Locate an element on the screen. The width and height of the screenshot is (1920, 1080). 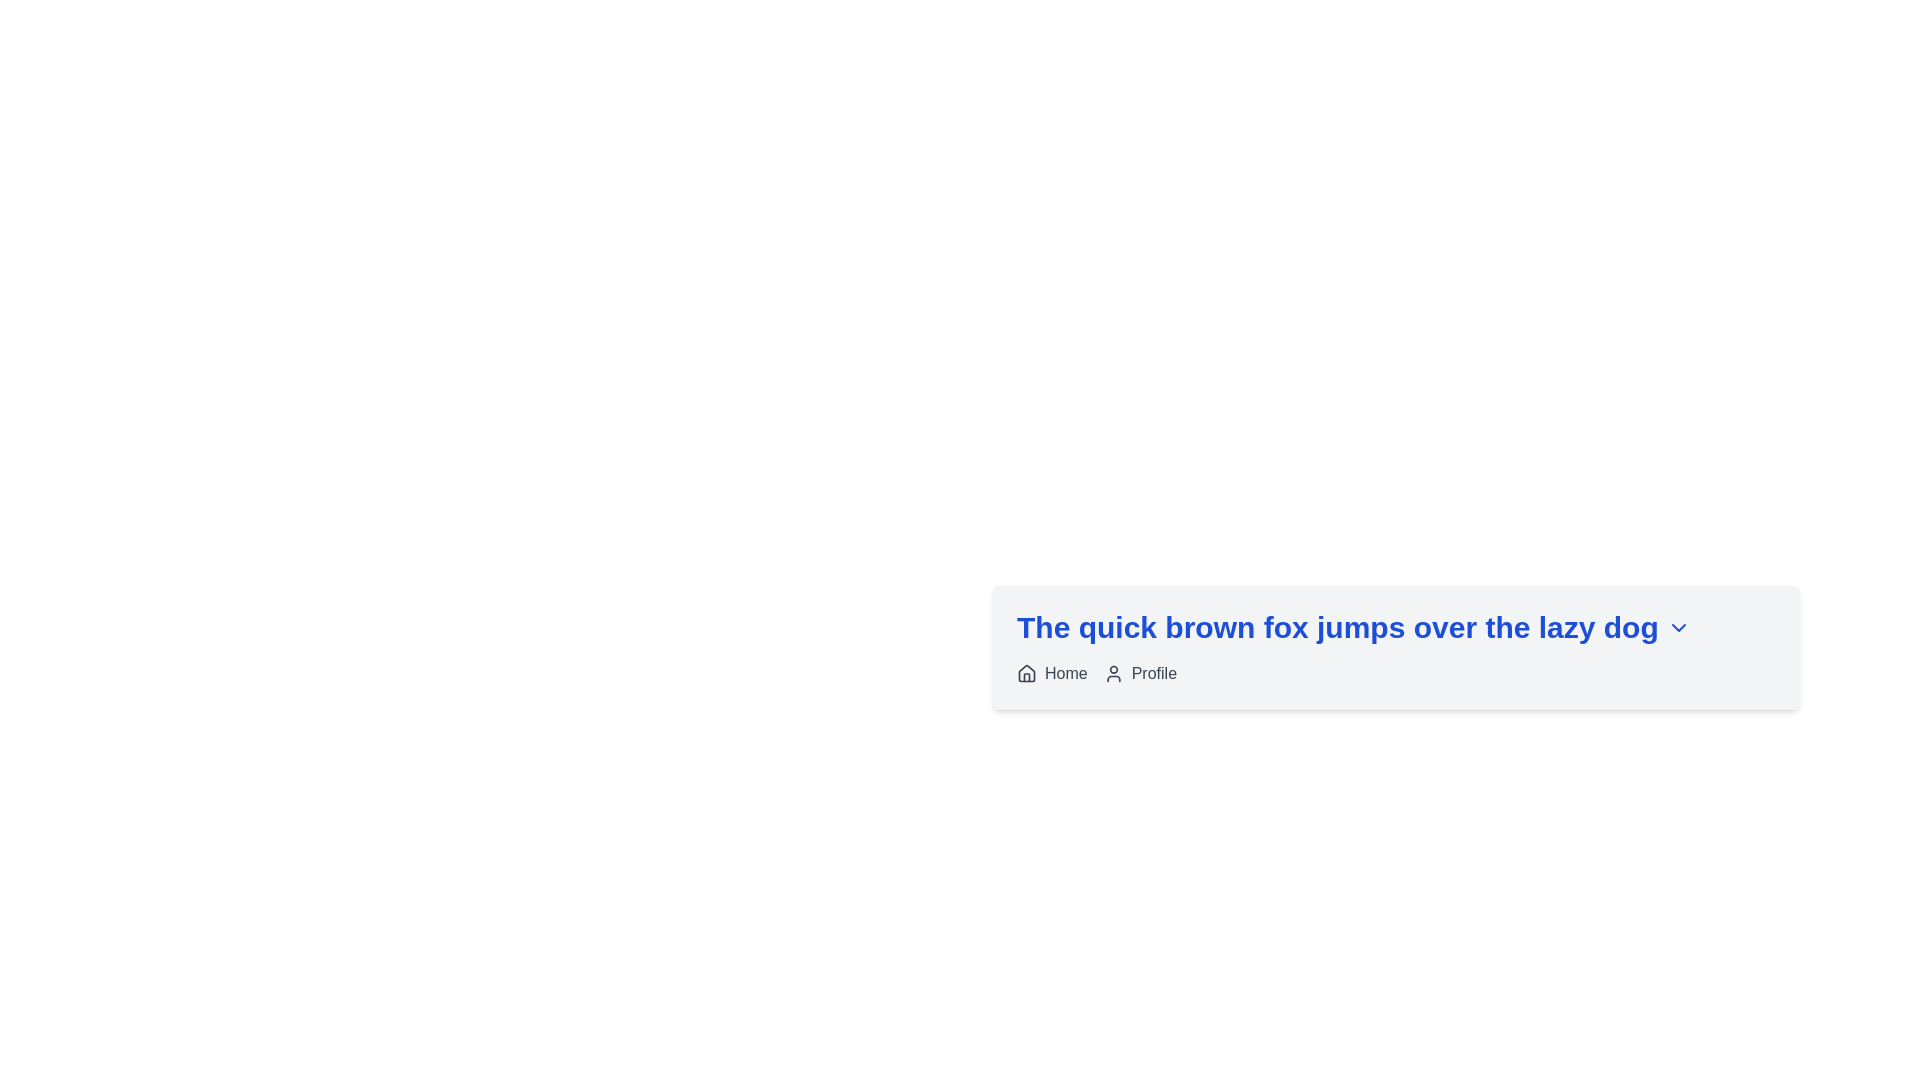
the small blue downward-pointing chevron arrow icon located to the right of the text 'The quick brown fox jumps over the lazy dog' is located at coordinates (1678, 627).